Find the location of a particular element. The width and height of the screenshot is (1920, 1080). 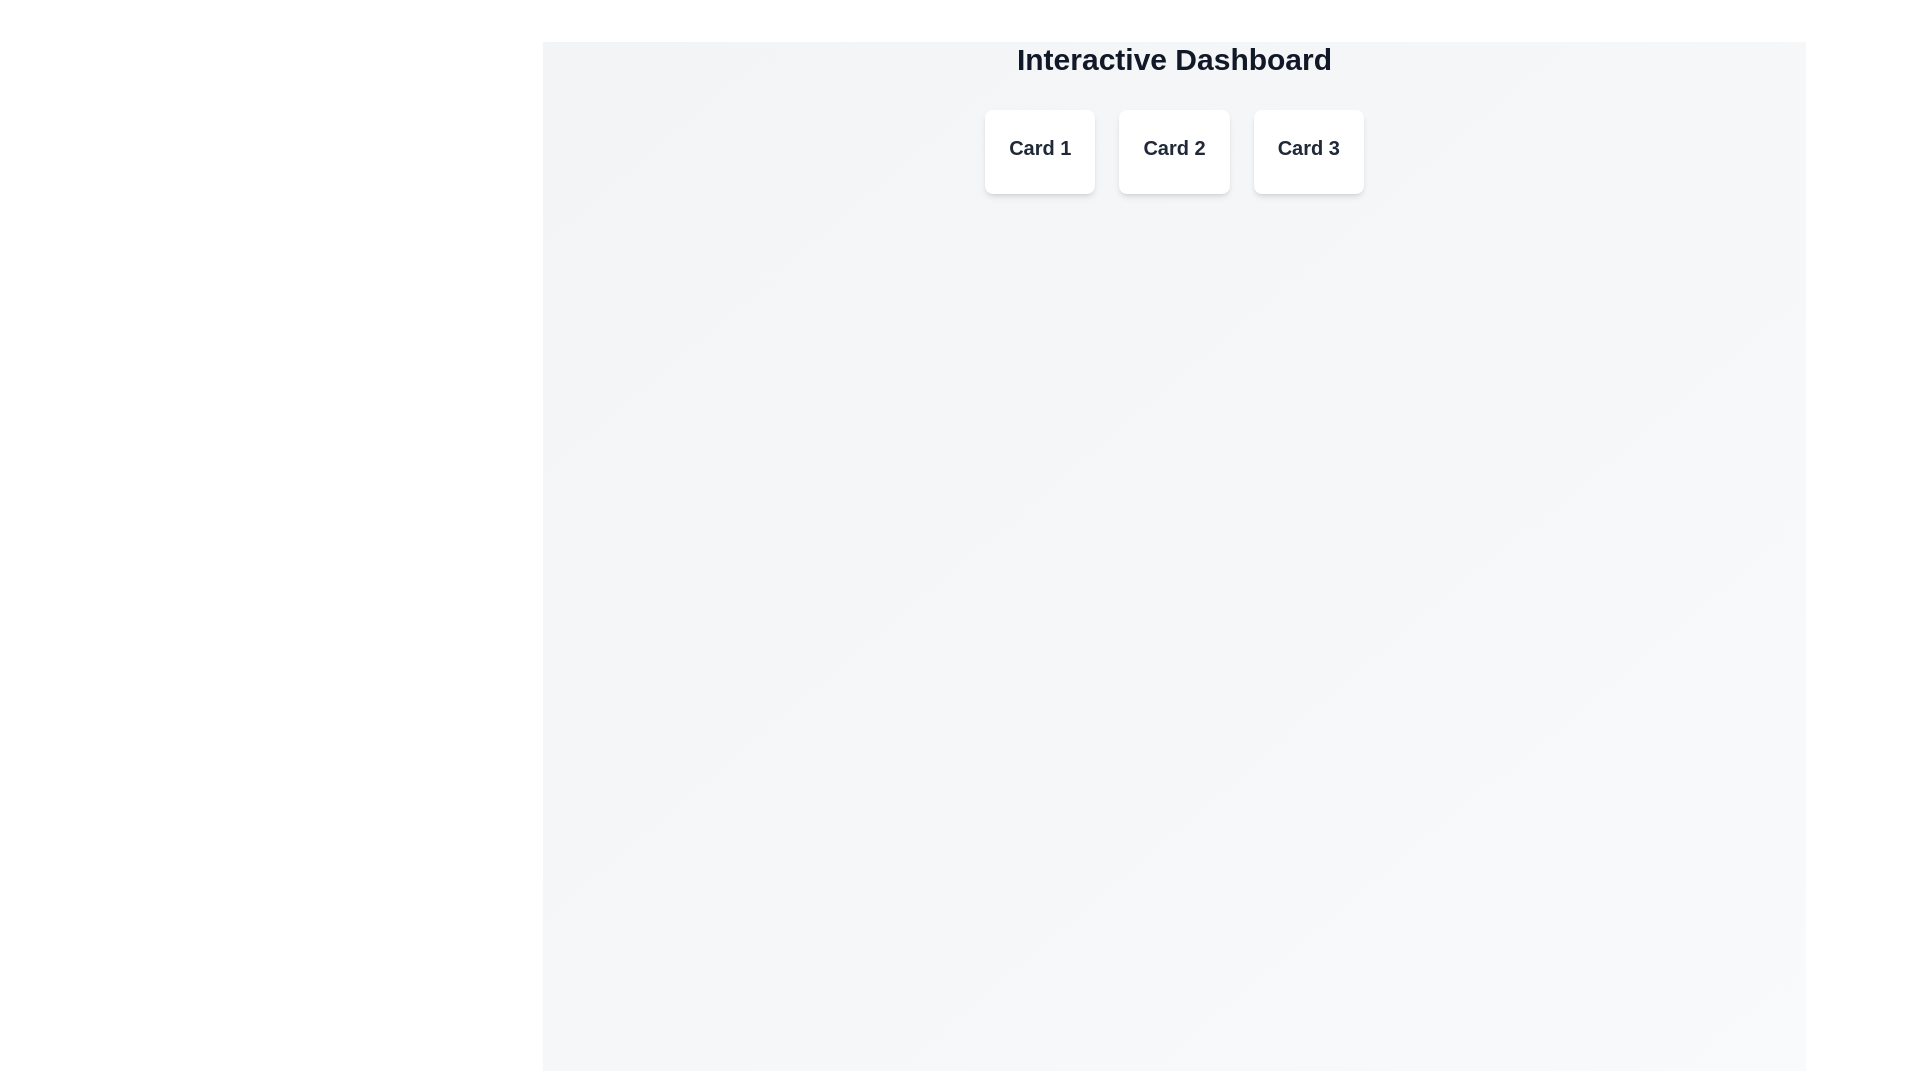

the static text label that identifies the card by name, centrally located within the white card, which is the second card in a row of three cards below the 'Interactive Dashboard' heading is located at coordinates (1174, 146).